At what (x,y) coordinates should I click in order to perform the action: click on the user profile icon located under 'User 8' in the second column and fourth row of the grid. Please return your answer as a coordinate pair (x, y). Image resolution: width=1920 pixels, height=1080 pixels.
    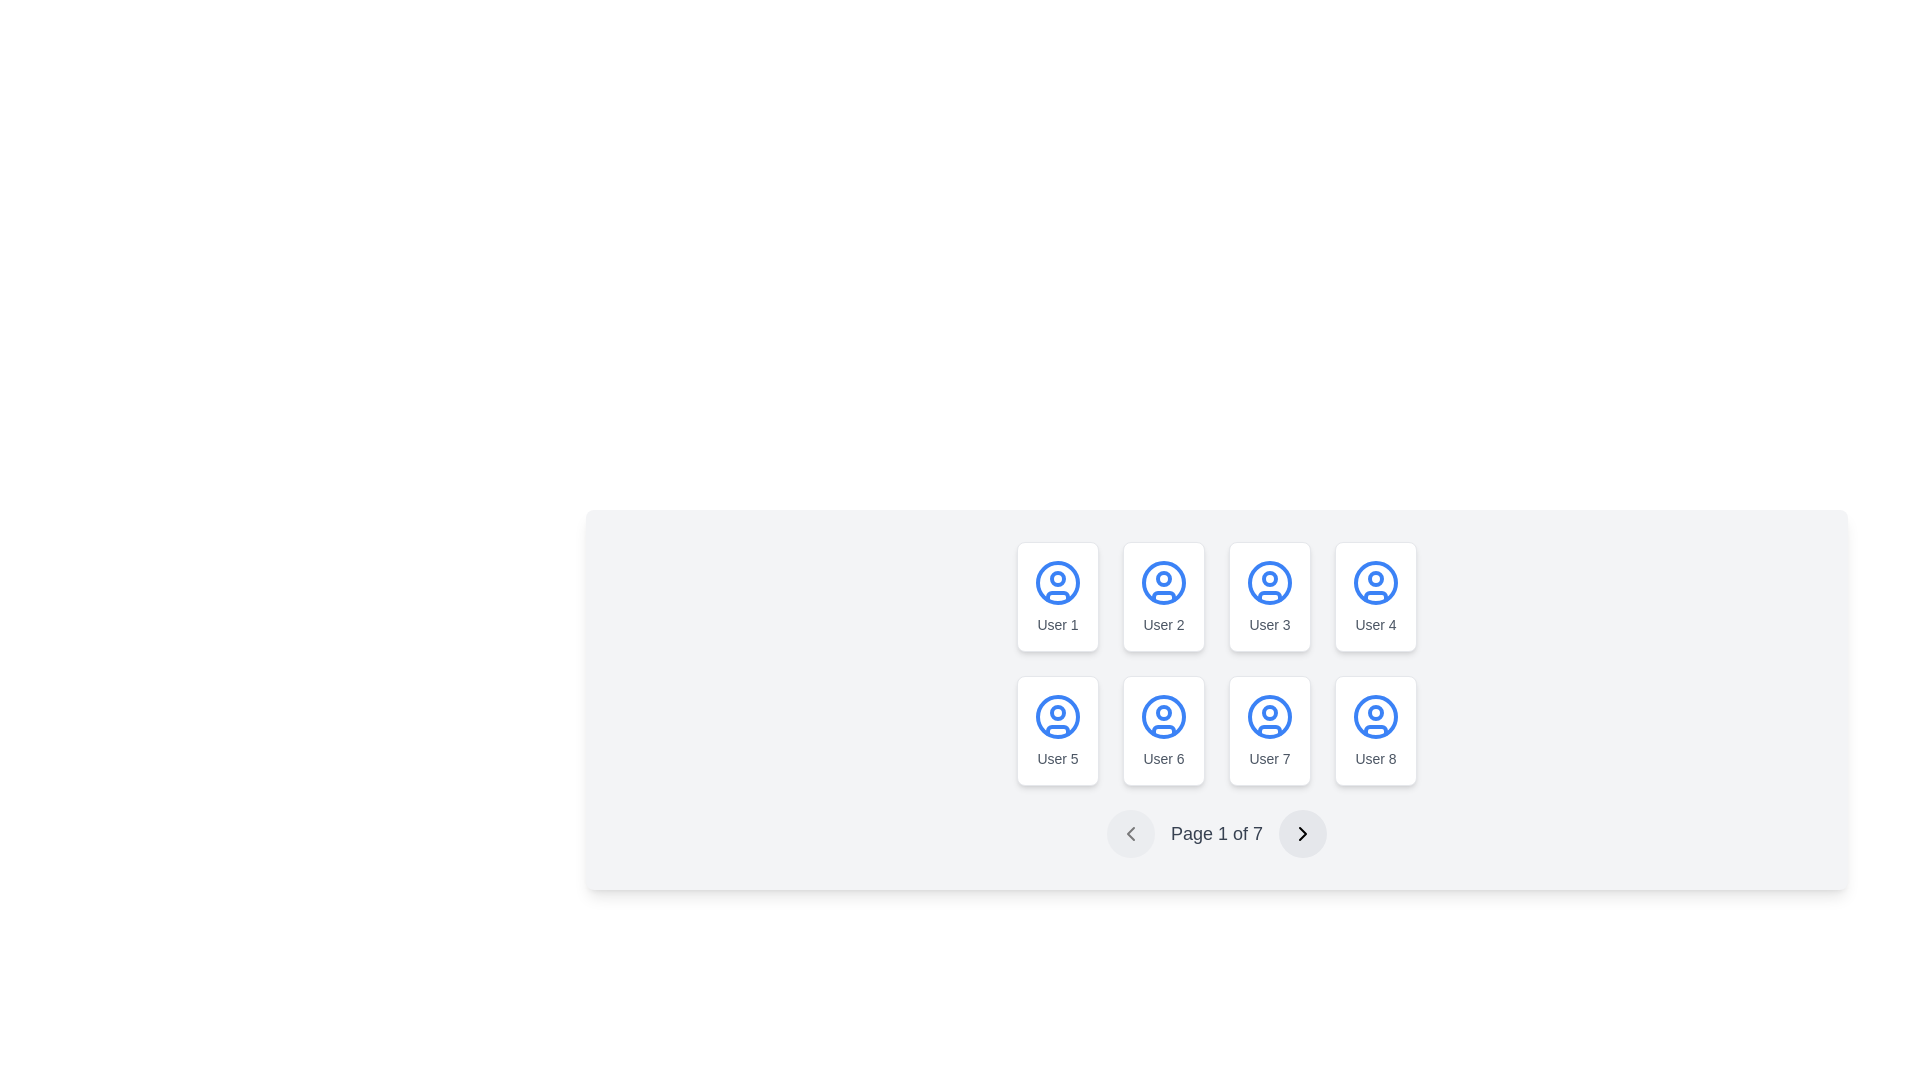
    Looking at the image, I should click on (1375, 716).